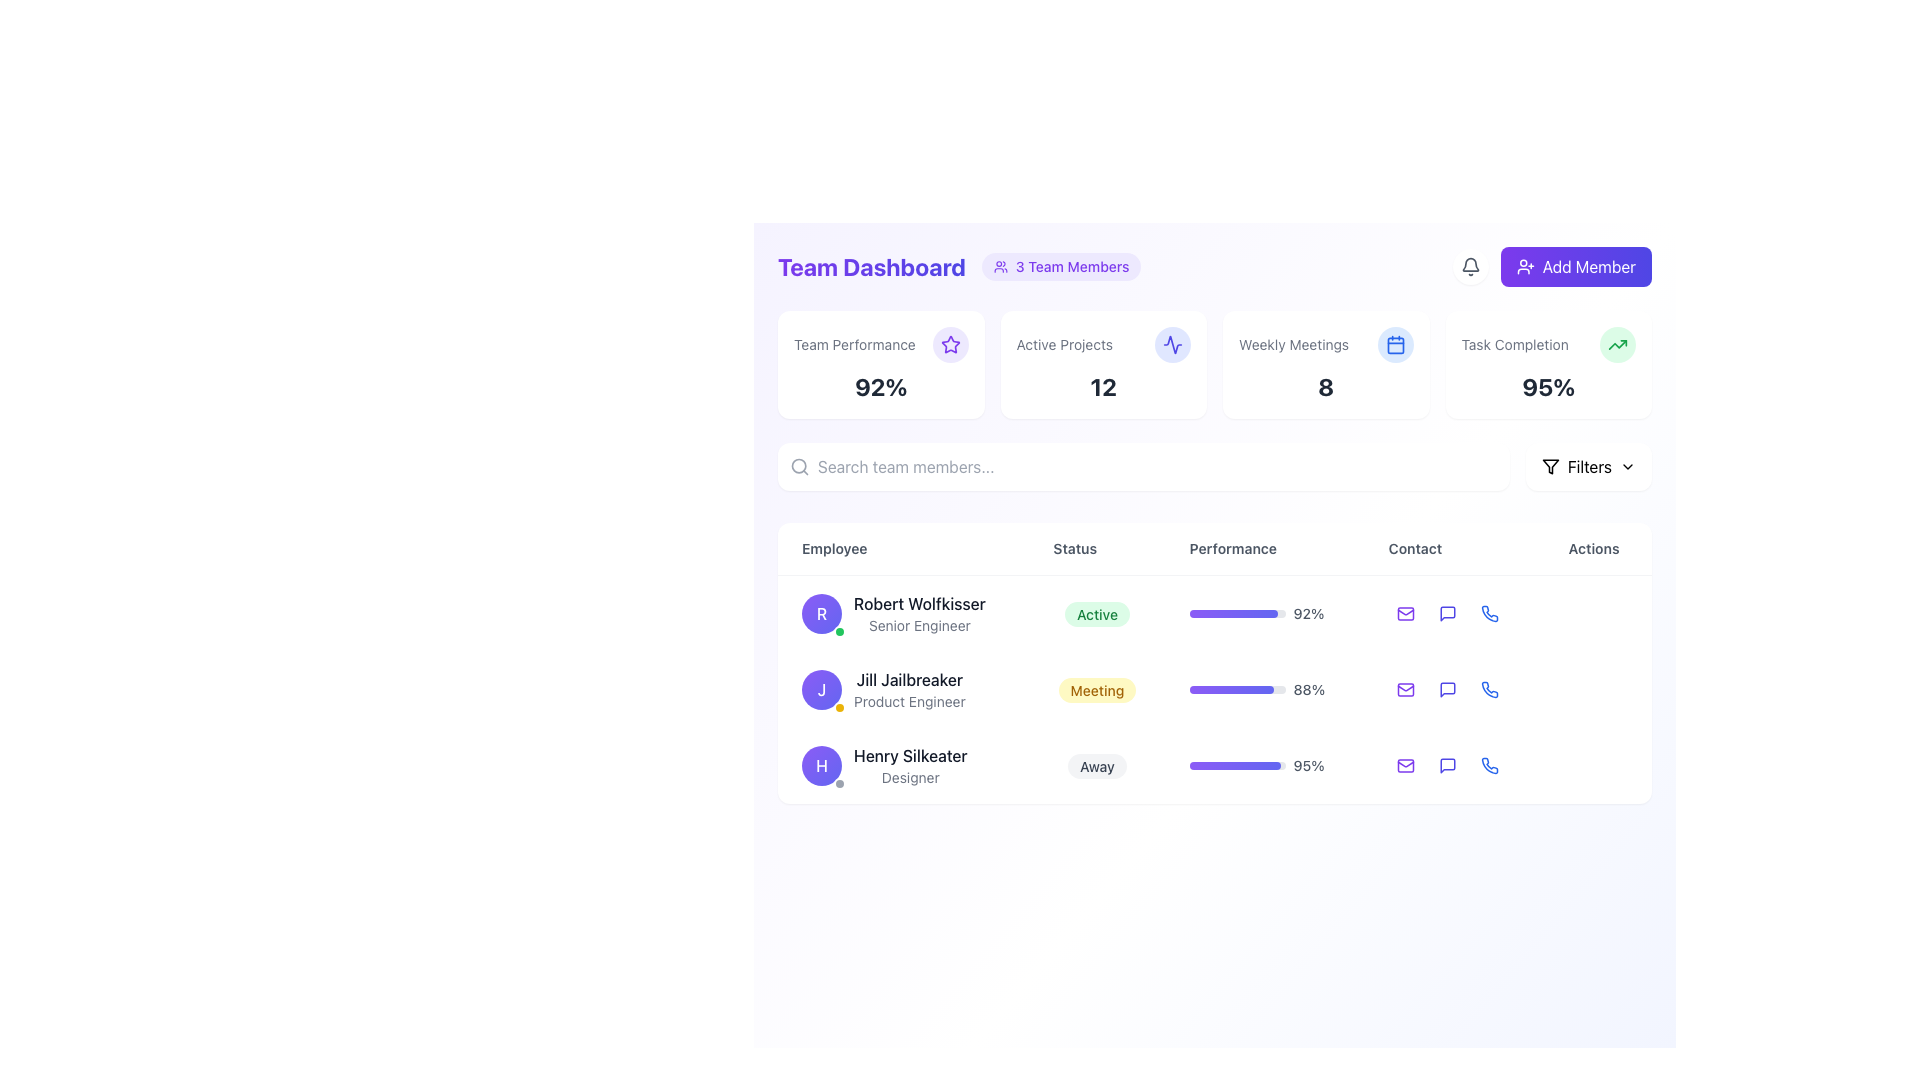 The image size is (1920, 1080). Describe the element at coordinates (1172, 343) in the screenshot. I see `the circular icon with a light indigo background and a bold indigo line graph, located to the right of 'Active Projects' on the dashboard` at that location.